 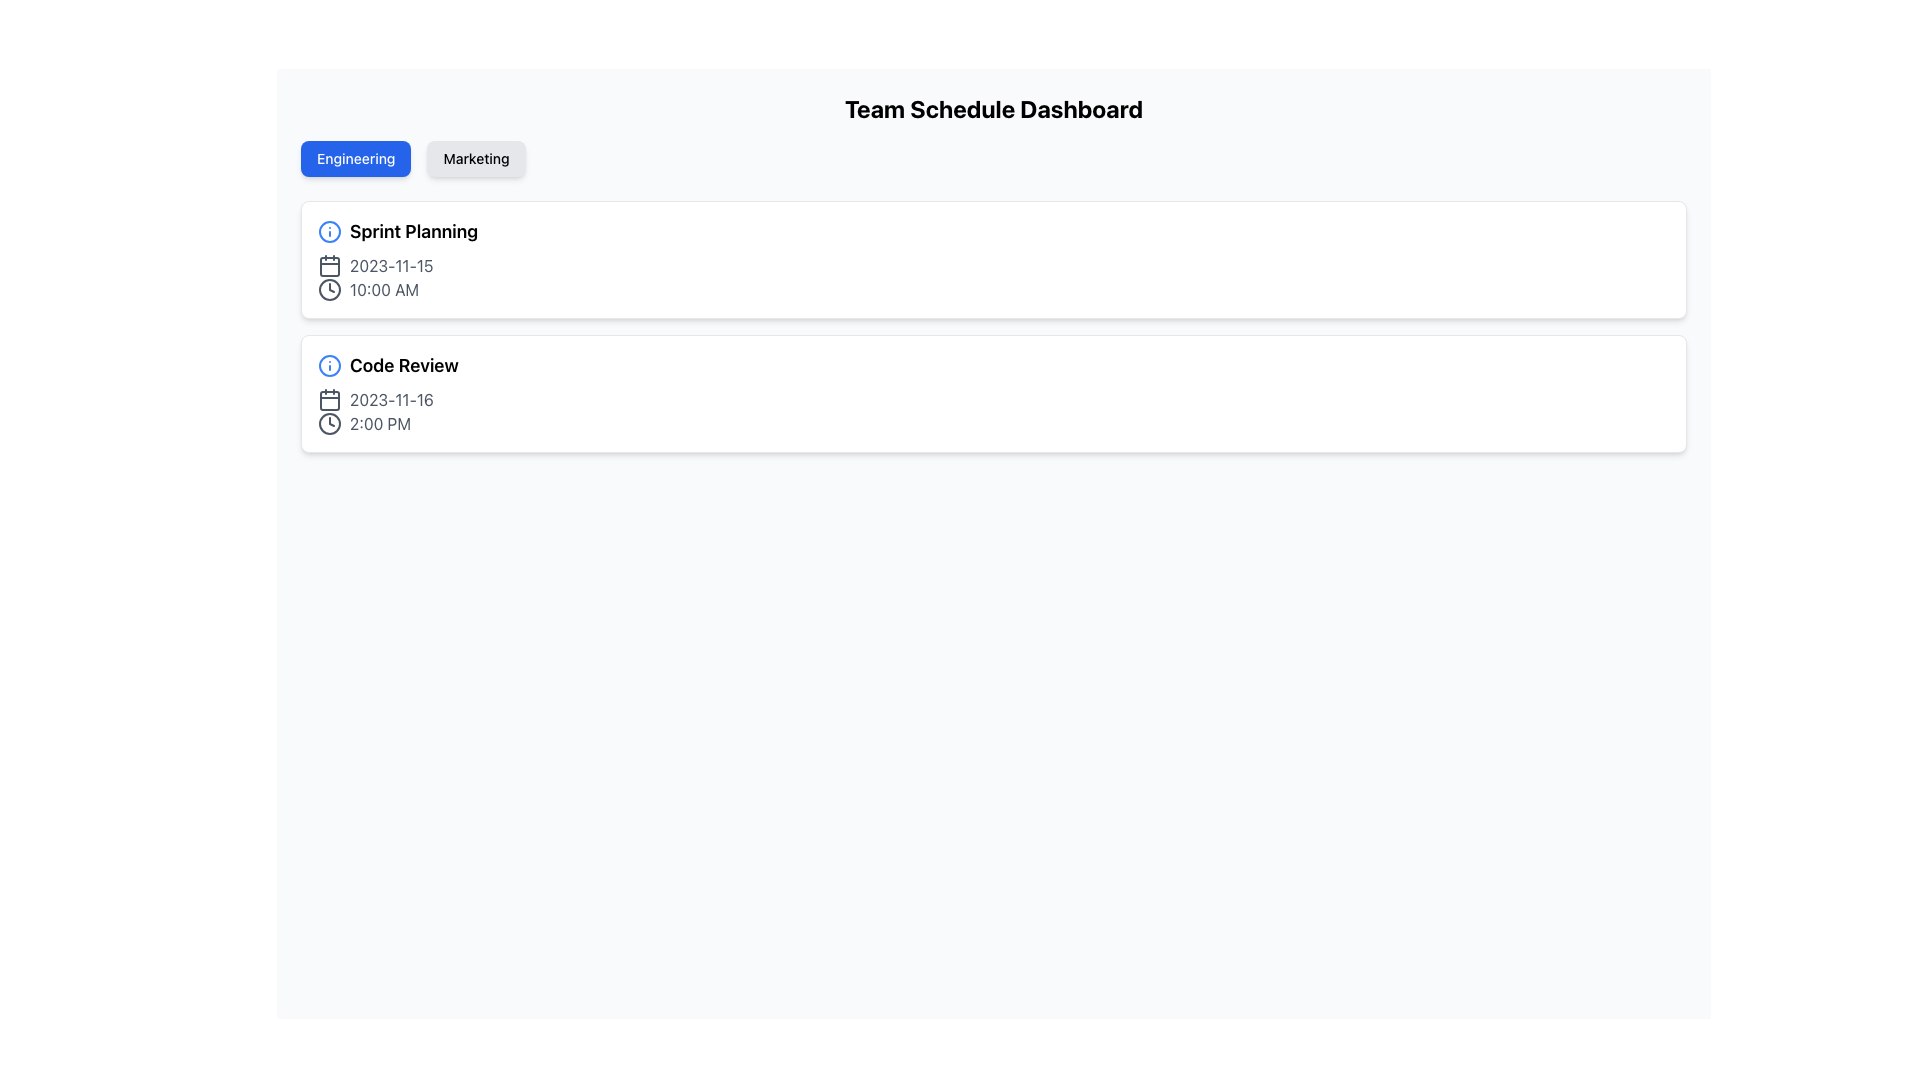 I want to click on the text label that serves as a title for an associated schedule item, located centrally within the second item of a vertically arranged list, so click(x=403, y=366).